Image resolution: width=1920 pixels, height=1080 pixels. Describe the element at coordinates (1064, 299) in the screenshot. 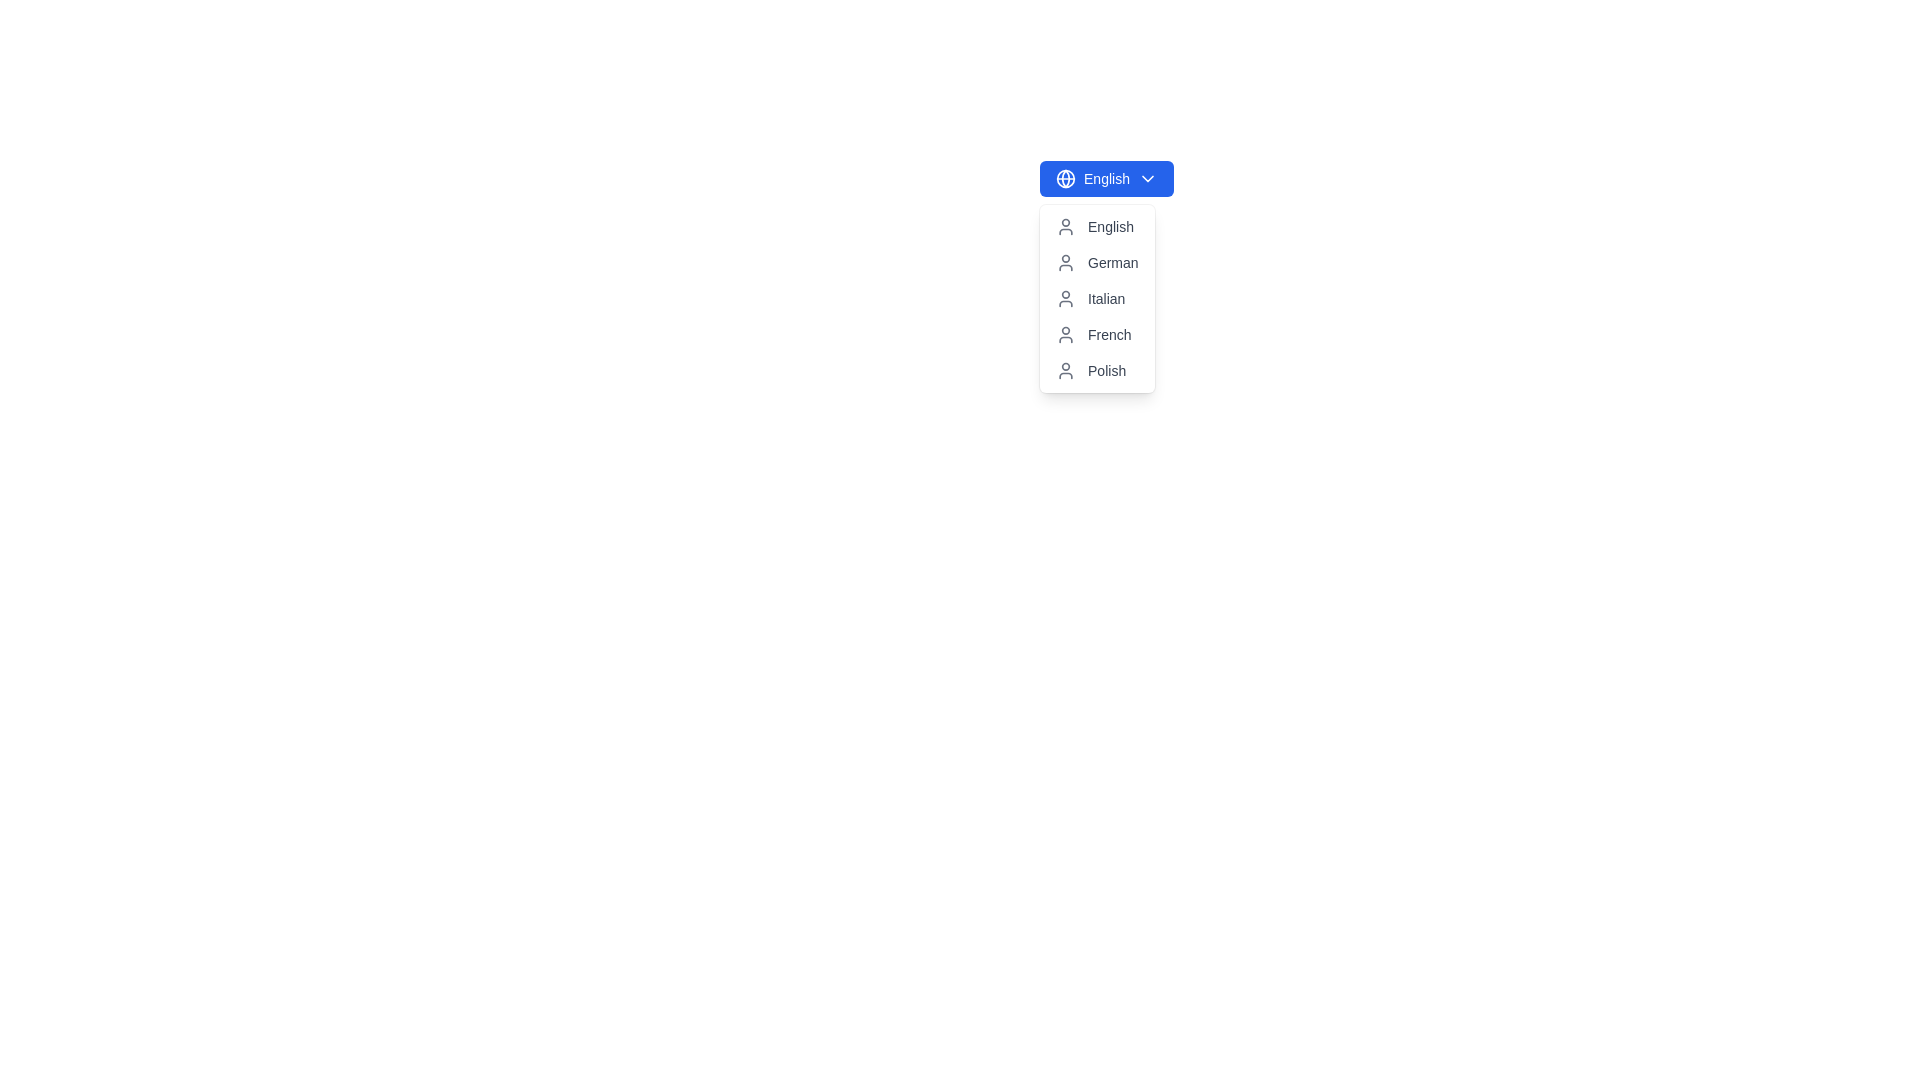

I see `the user profile icon, which is an outlined figure of a person in gray, located to the left of the 'Italian' text in the dropdown menu` at that location.